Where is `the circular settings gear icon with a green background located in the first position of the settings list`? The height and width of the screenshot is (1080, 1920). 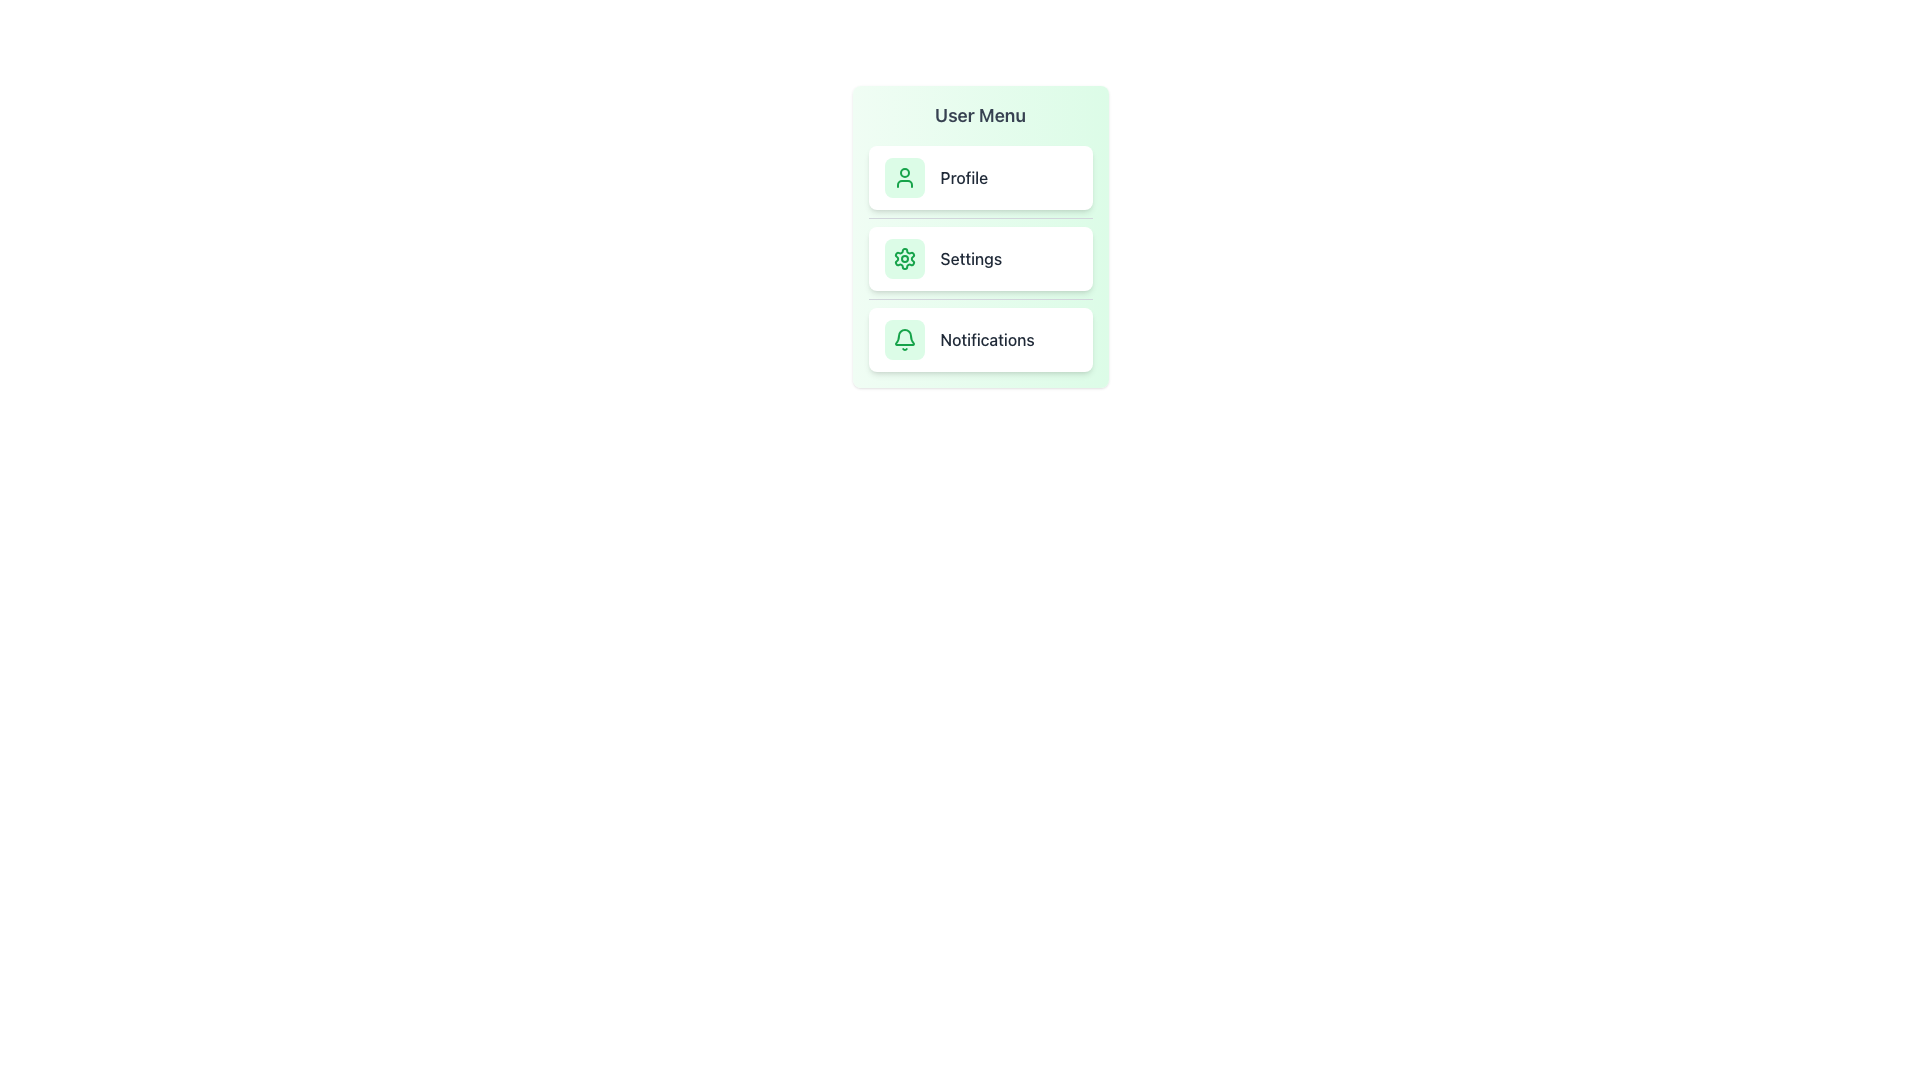
the circular settings gear icon with a green background located in the first position of the settings list is located at coordinates (903, 257).